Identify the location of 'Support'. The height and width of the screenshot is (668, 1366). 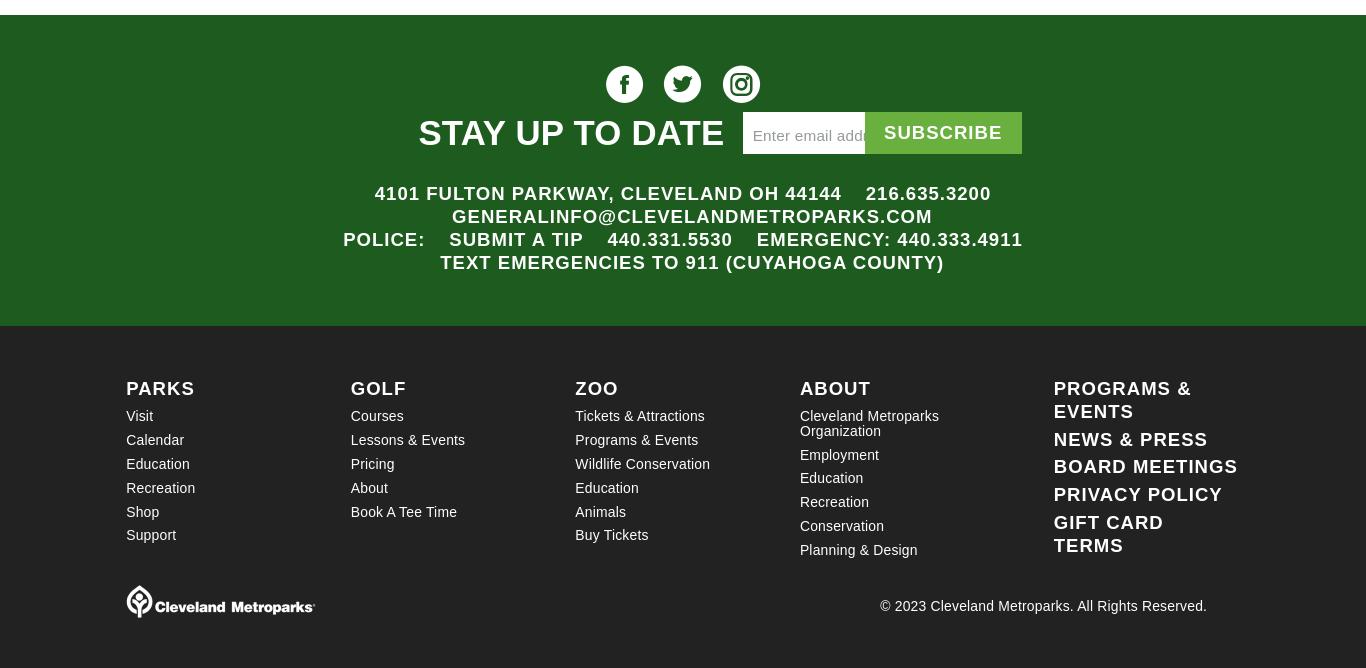
(149, 535).